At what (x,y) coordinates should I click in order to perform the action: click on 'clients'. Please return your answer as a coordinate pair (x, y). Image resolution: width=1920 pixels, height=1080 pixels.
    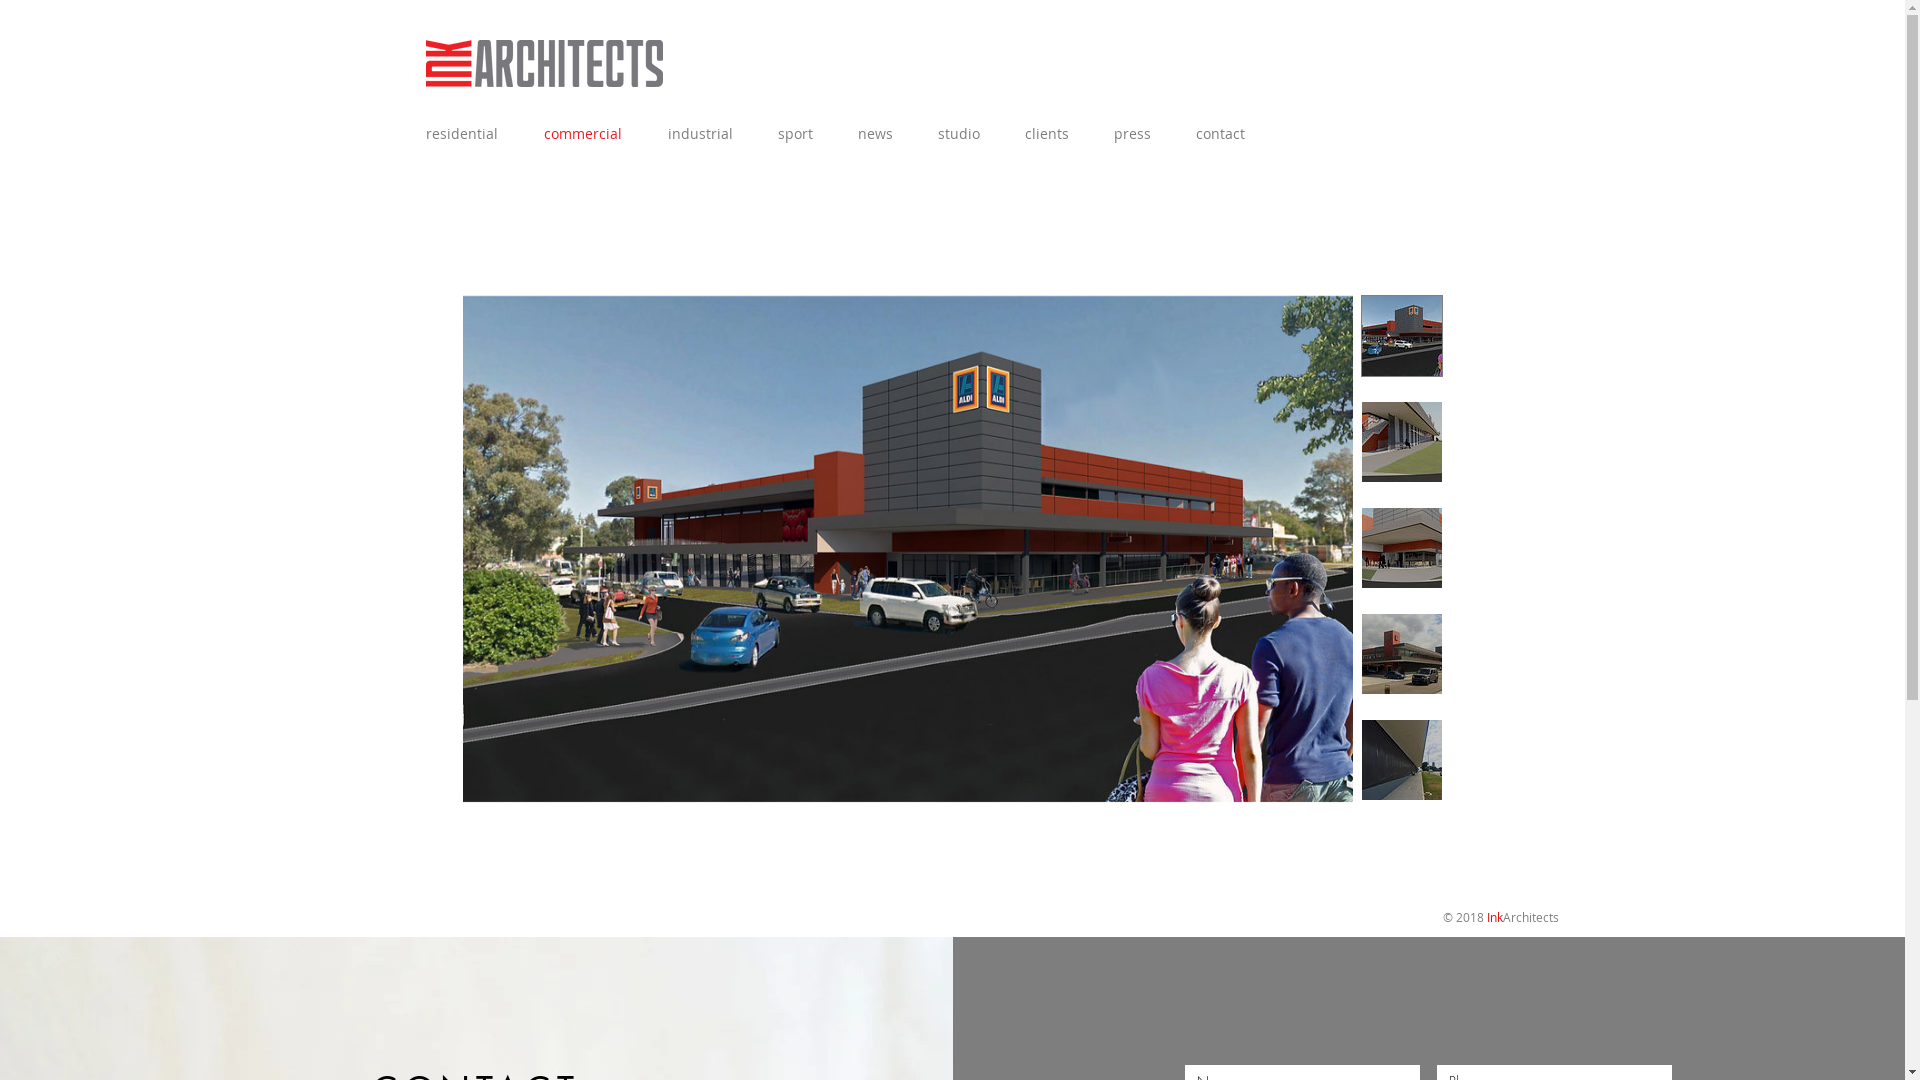
    Looking at the image, I should click on (1053, 133).